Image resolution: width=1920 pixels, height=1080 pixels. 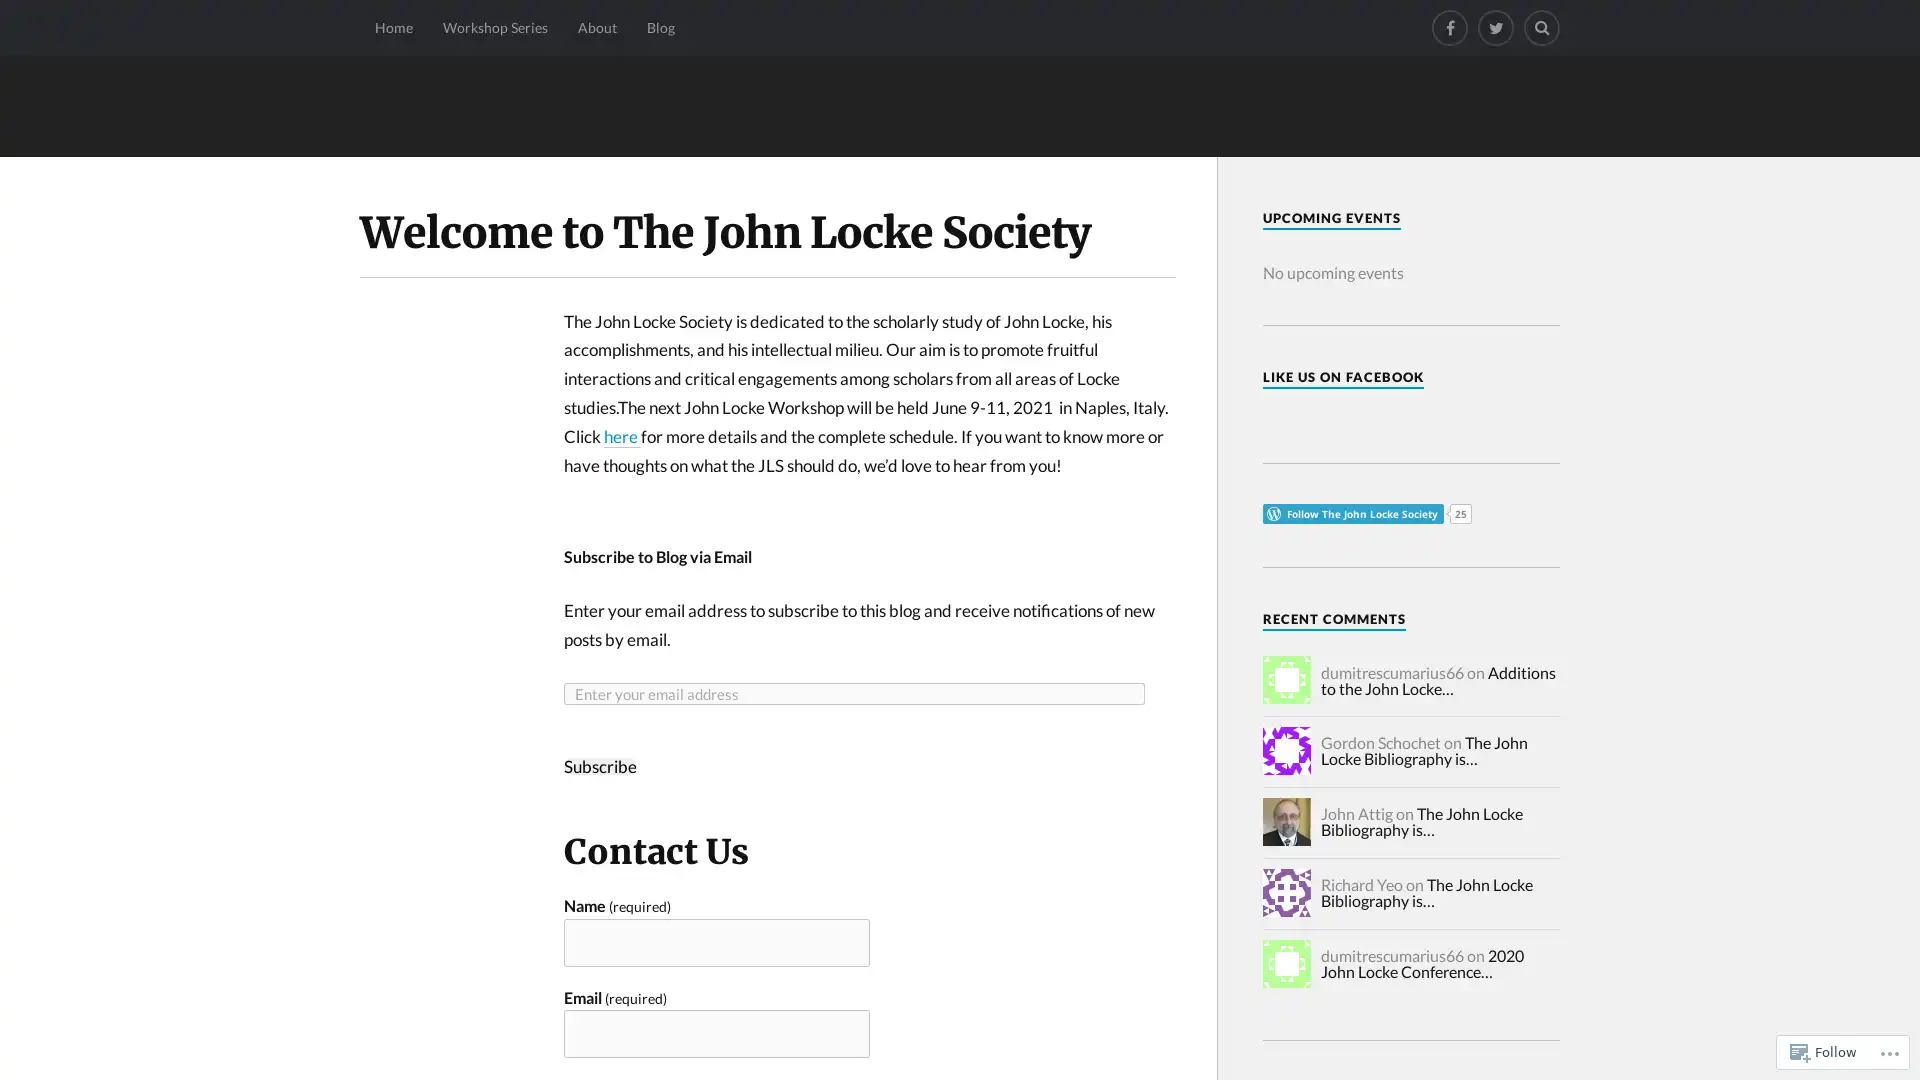 What do you see at coordinates (599, 765) in the screenshot?
I see `Subscribe` at bounding box center [599, 765].